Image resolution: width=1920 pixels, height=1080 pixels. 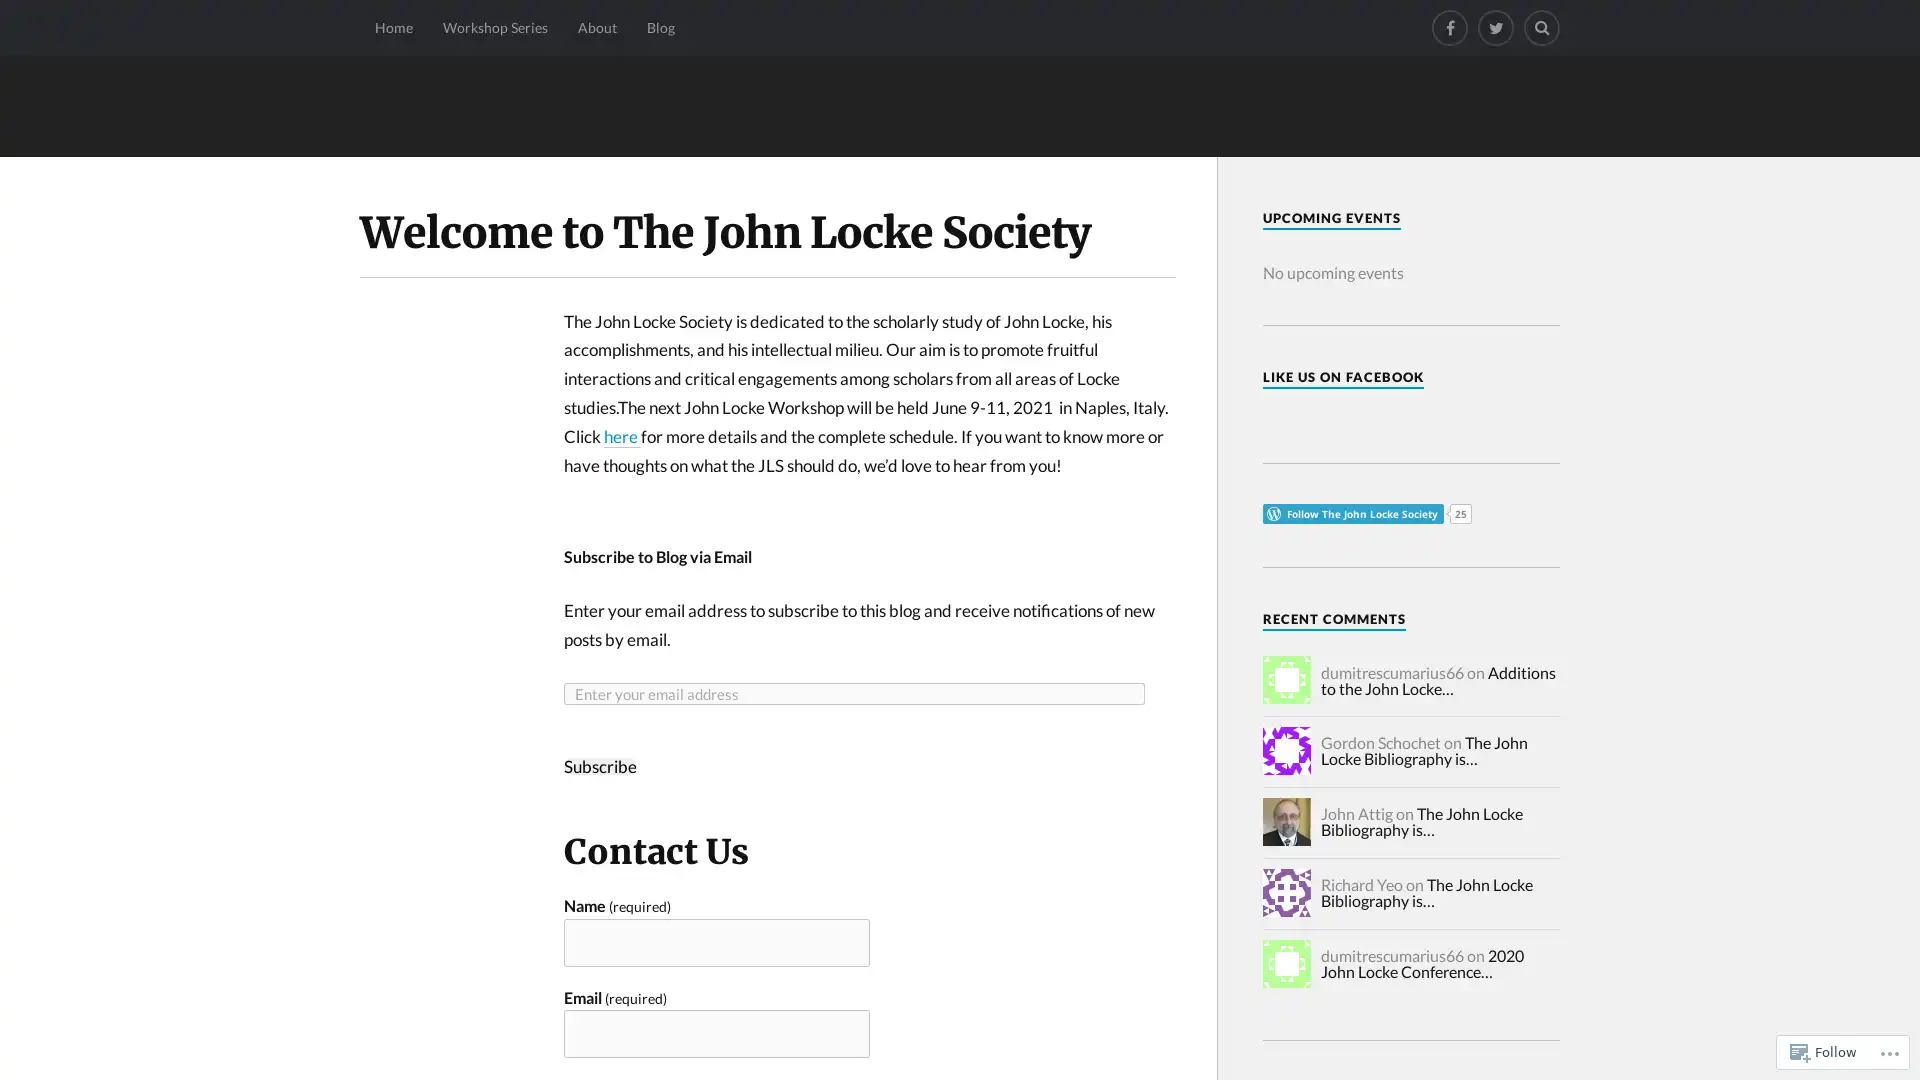 What do you see at coordinates (599, 765) in the screenshot?
I see `Subscribe` at bounding box center [599, 765].